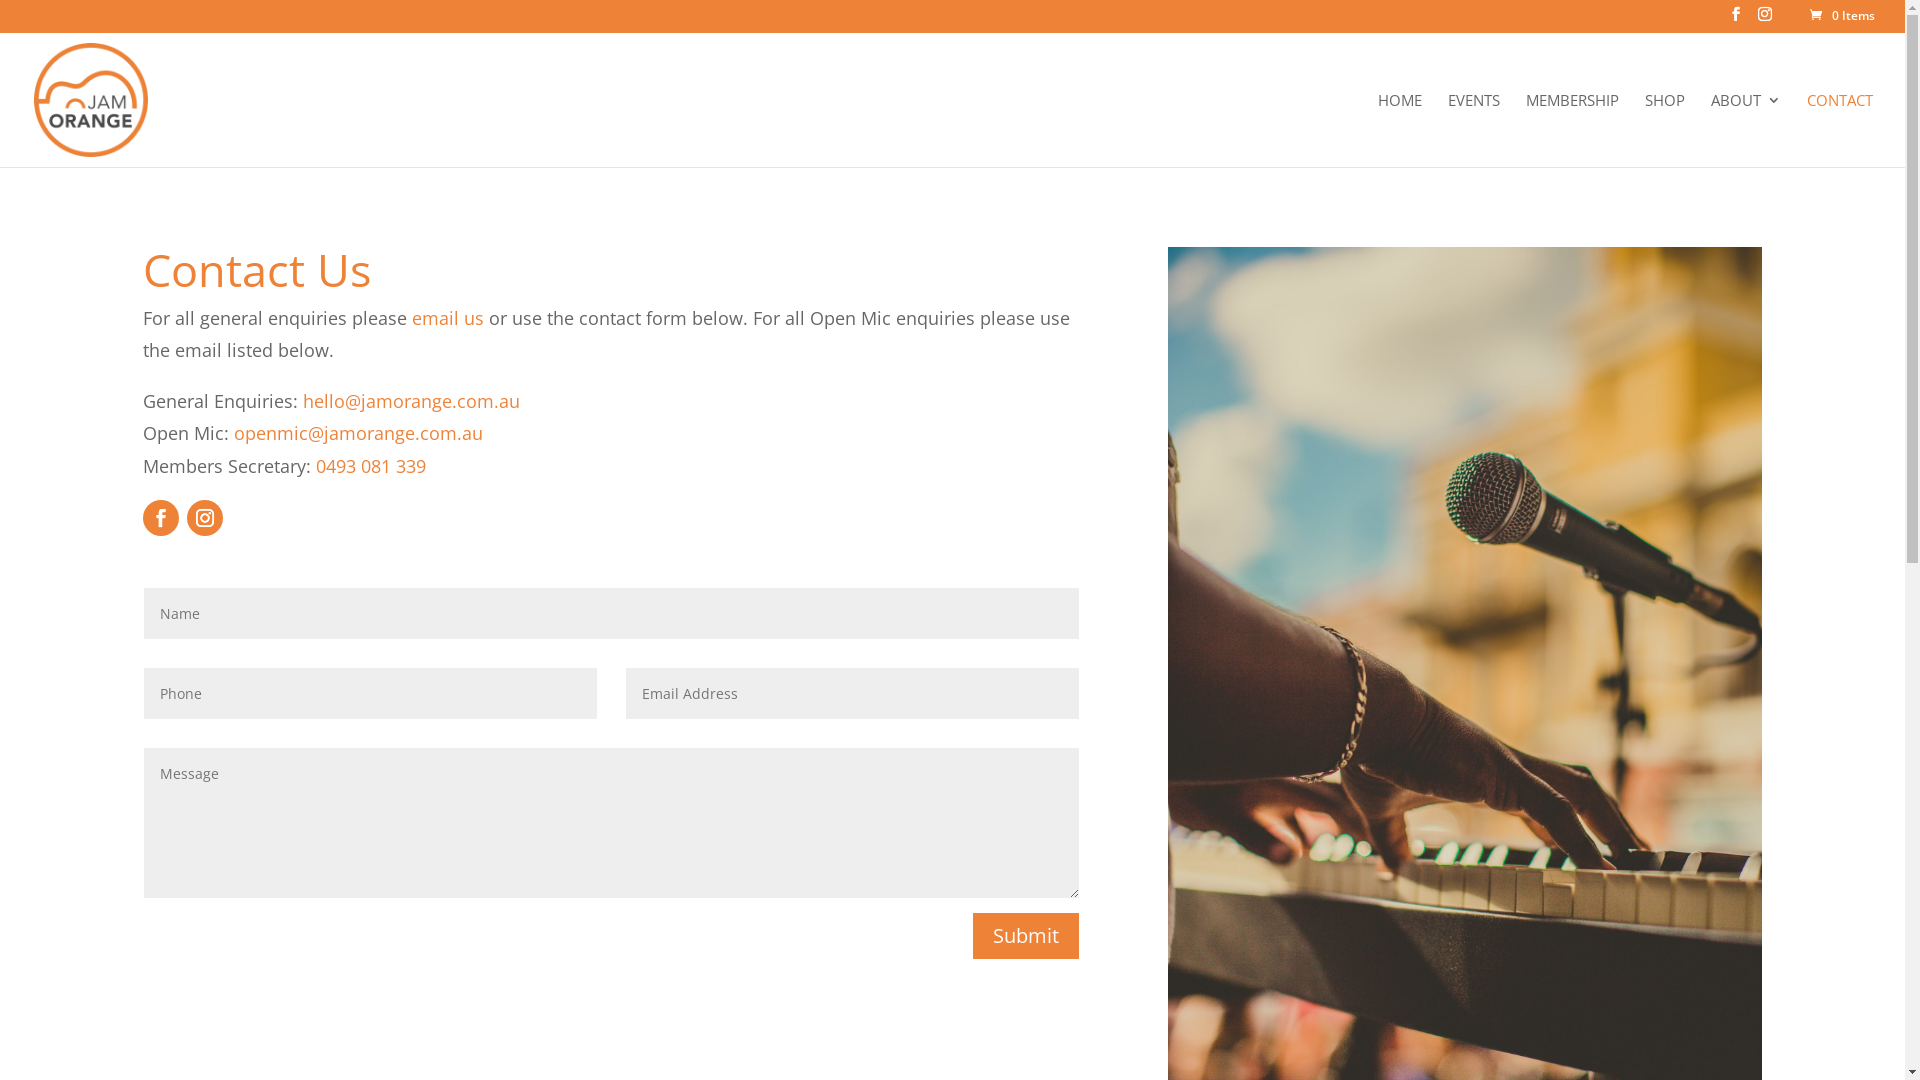 The image size is (1920, 1080). What do you see at coordinates (234, 431) in the screenshot?
I see `'openmic@jamorange.com.au'` at bounding box center [234, 431].